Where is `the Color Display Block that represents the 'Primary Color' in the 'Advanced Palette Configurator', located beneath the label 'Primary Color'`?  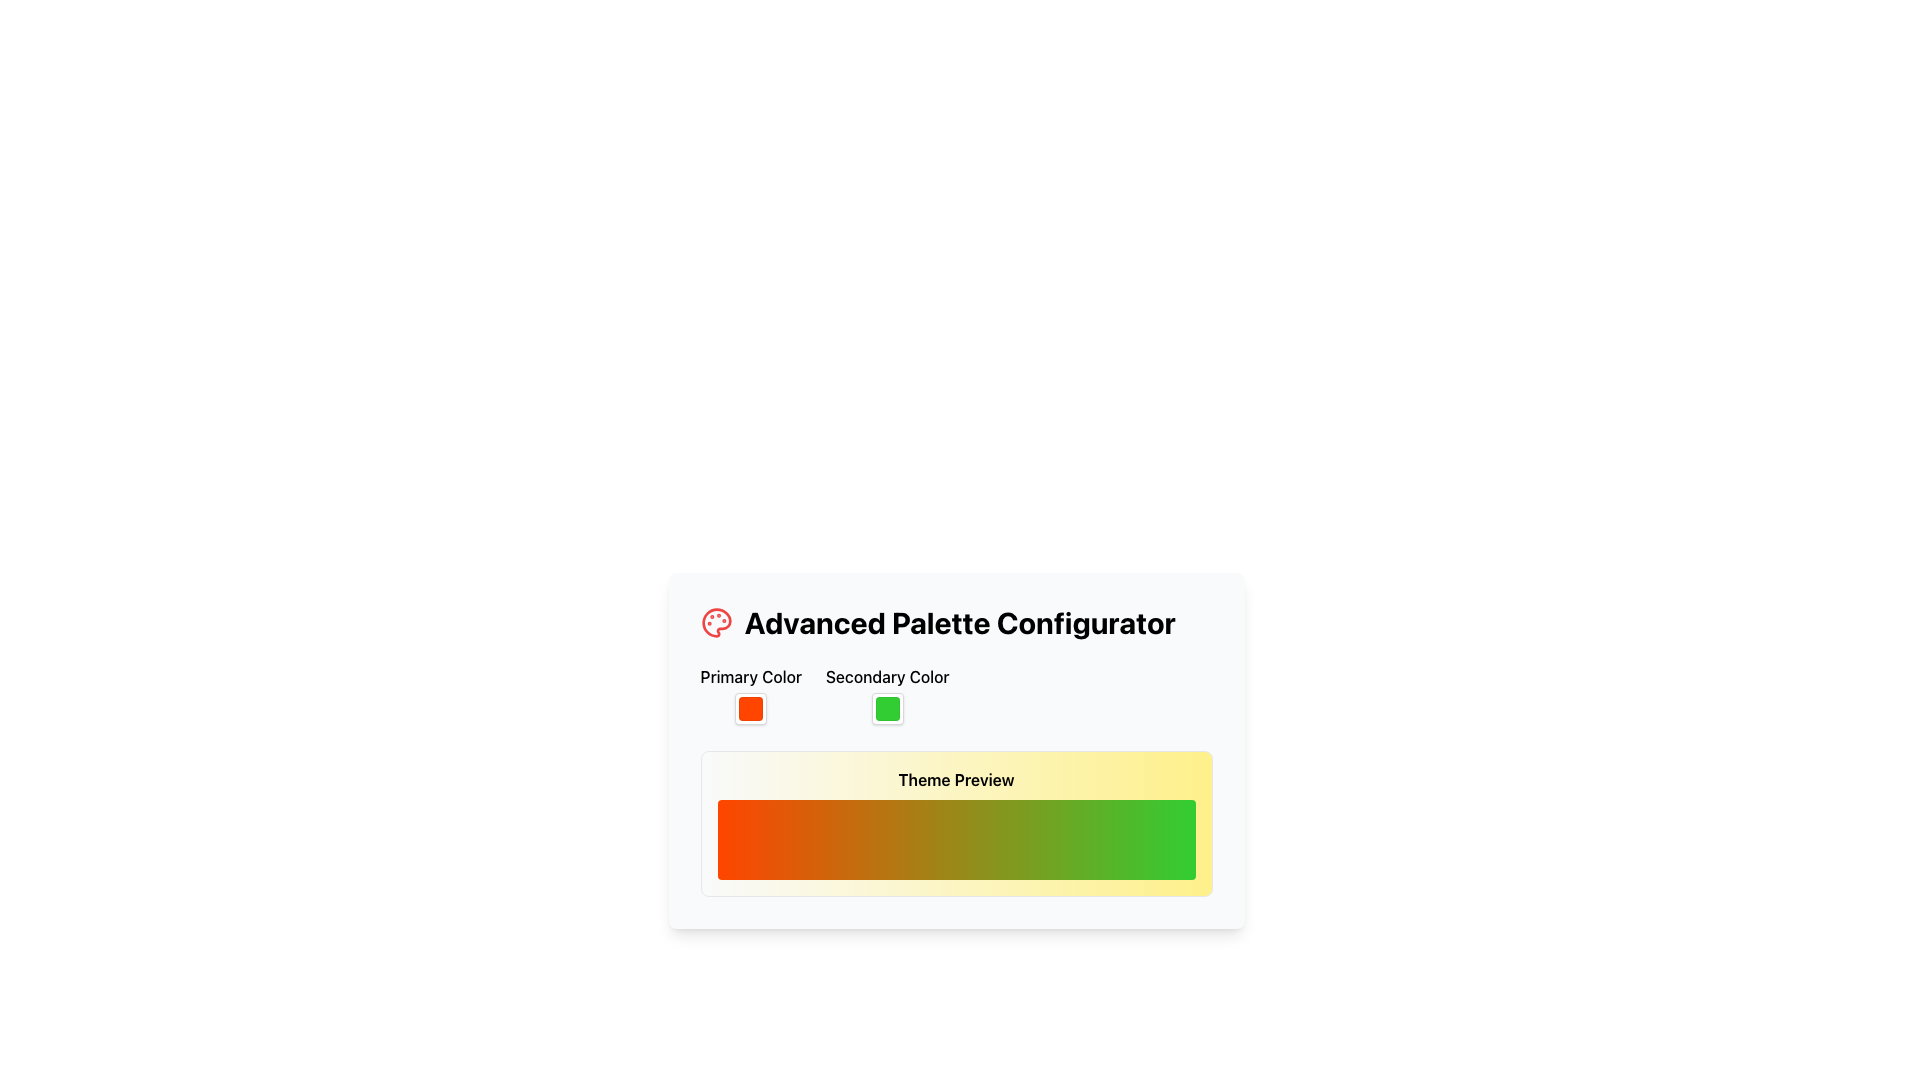 the Color Display Block that represents the 'Primary Color' in the 'Advanced Palette Configurator', located beneath the label 'Primary Color' is located at coordinates (750, 708).